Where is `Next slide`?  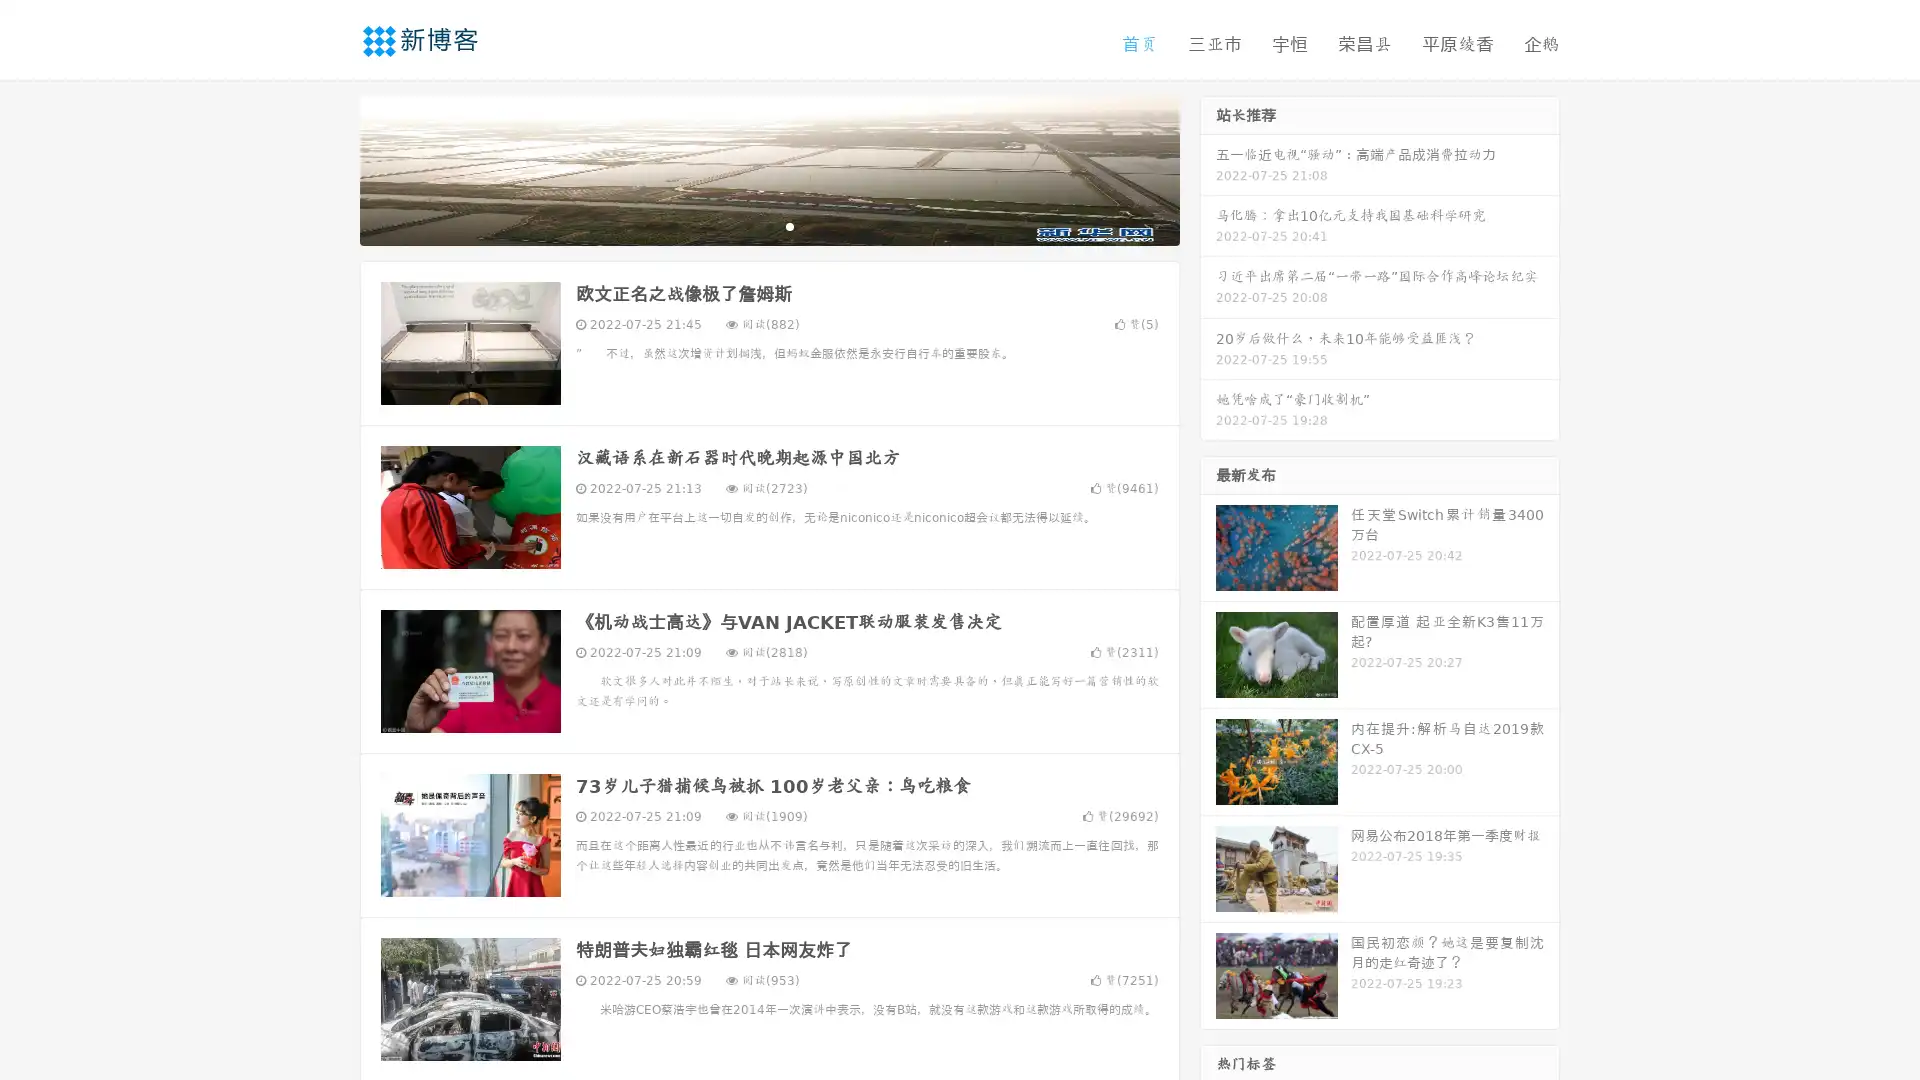 Next slide is located at coordinates (1208, 168).